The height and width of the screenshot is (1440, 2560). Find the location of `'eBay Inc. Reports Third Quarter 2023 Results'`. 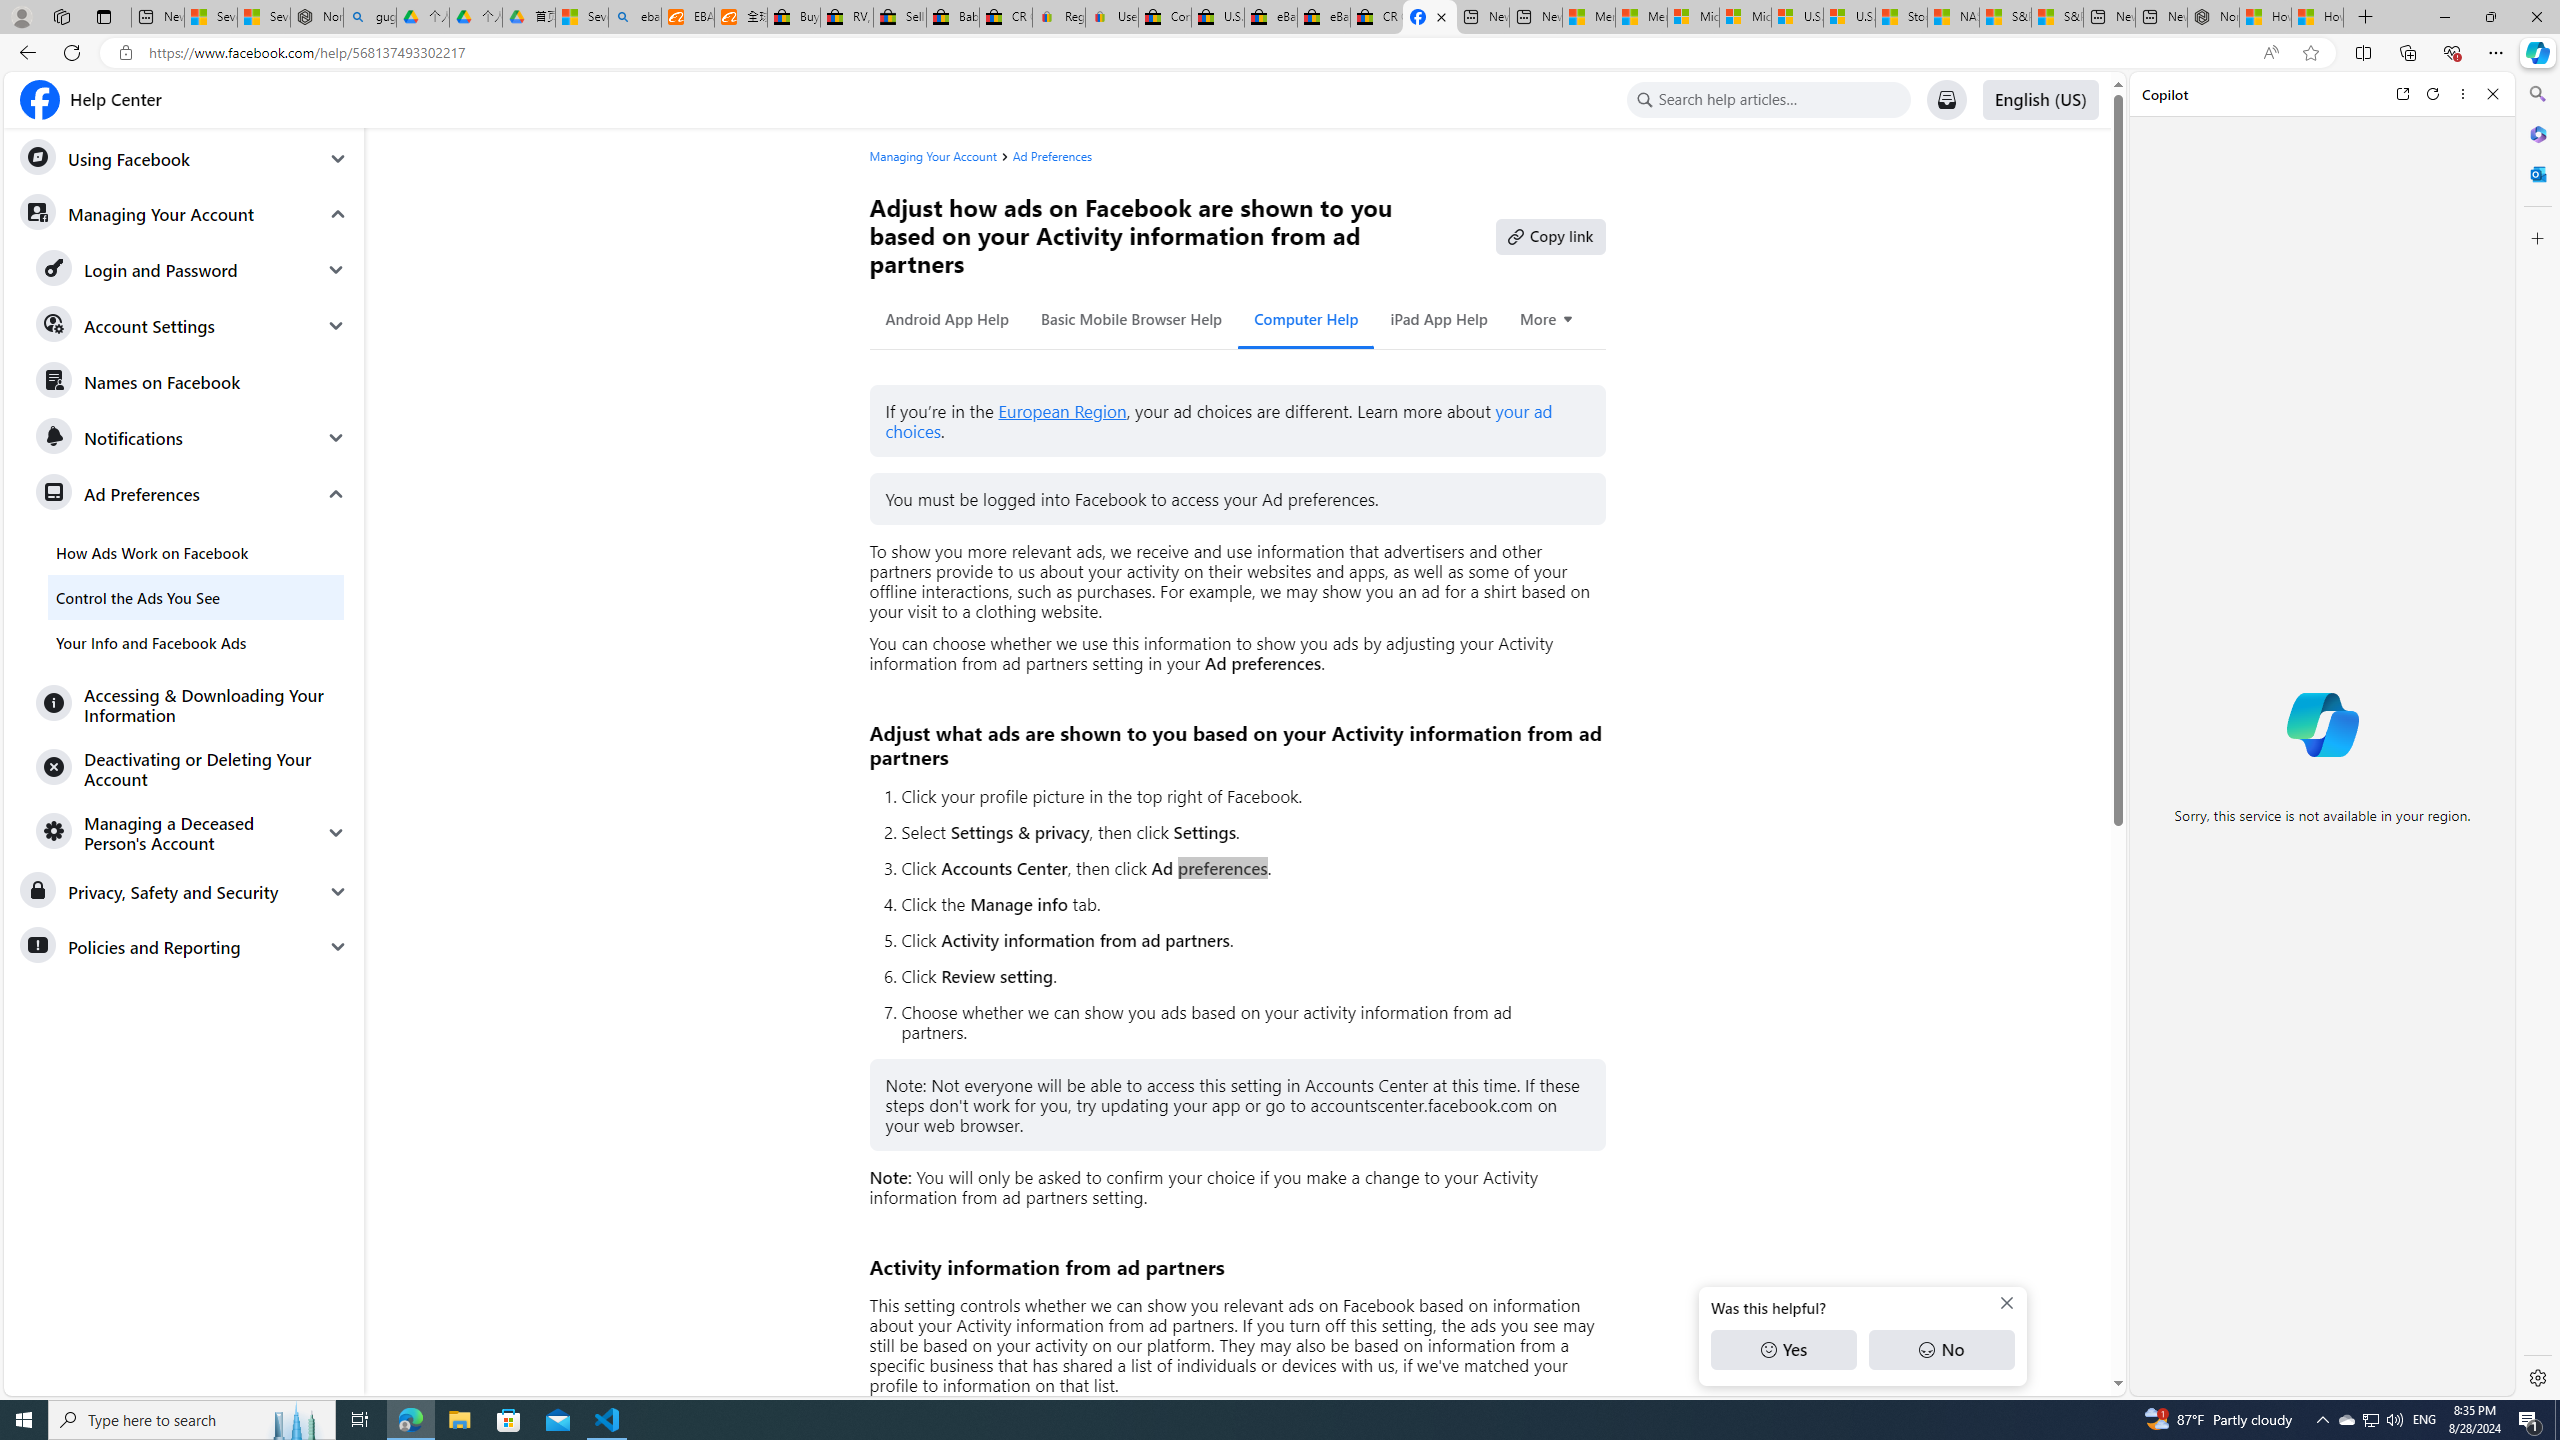

'eBay Inc. Reports Third Quarter 2023 Results' is located at coordinates (1324, 16).